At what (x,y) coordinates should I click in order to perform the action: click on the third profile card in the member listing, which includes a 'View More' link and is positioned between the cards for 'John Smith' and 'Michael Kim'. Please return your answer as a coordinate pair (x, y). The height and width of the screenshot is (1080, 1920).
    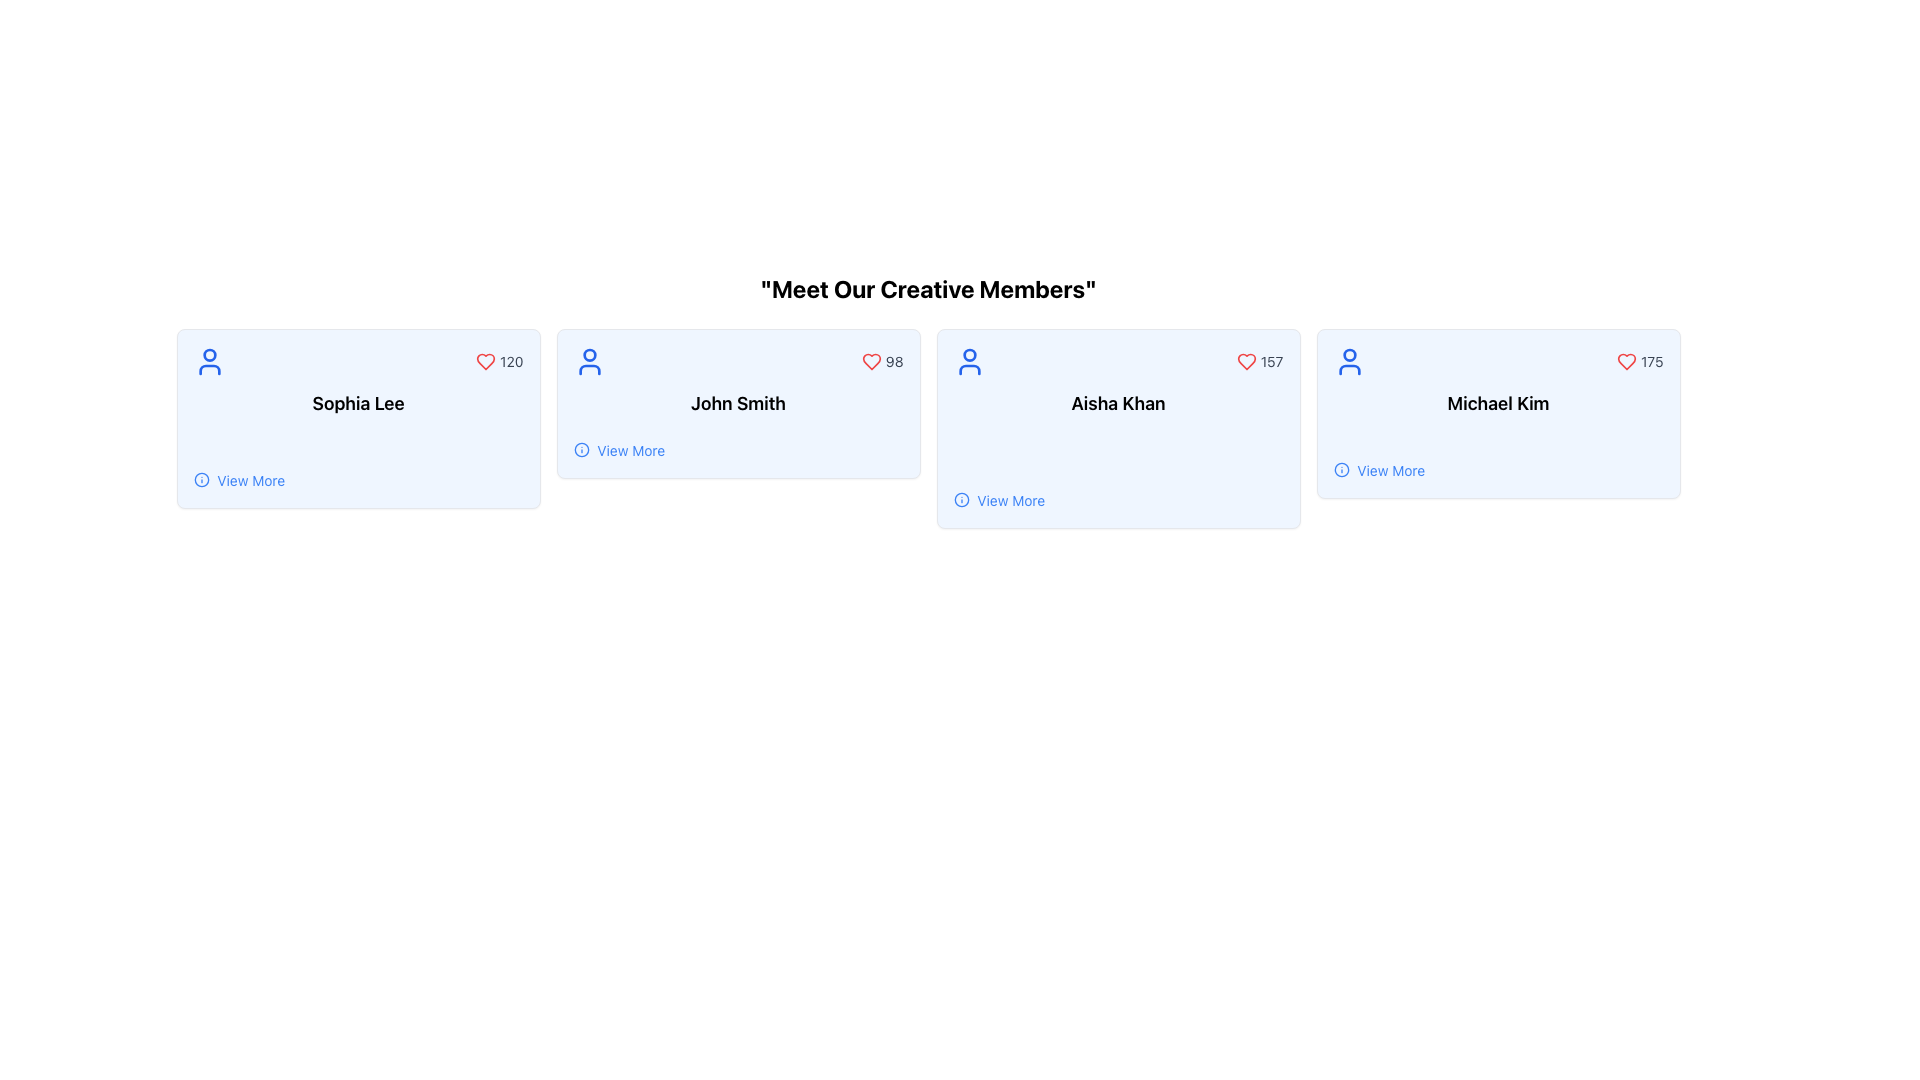
    Looking at the image, I should click on (1117, 427).